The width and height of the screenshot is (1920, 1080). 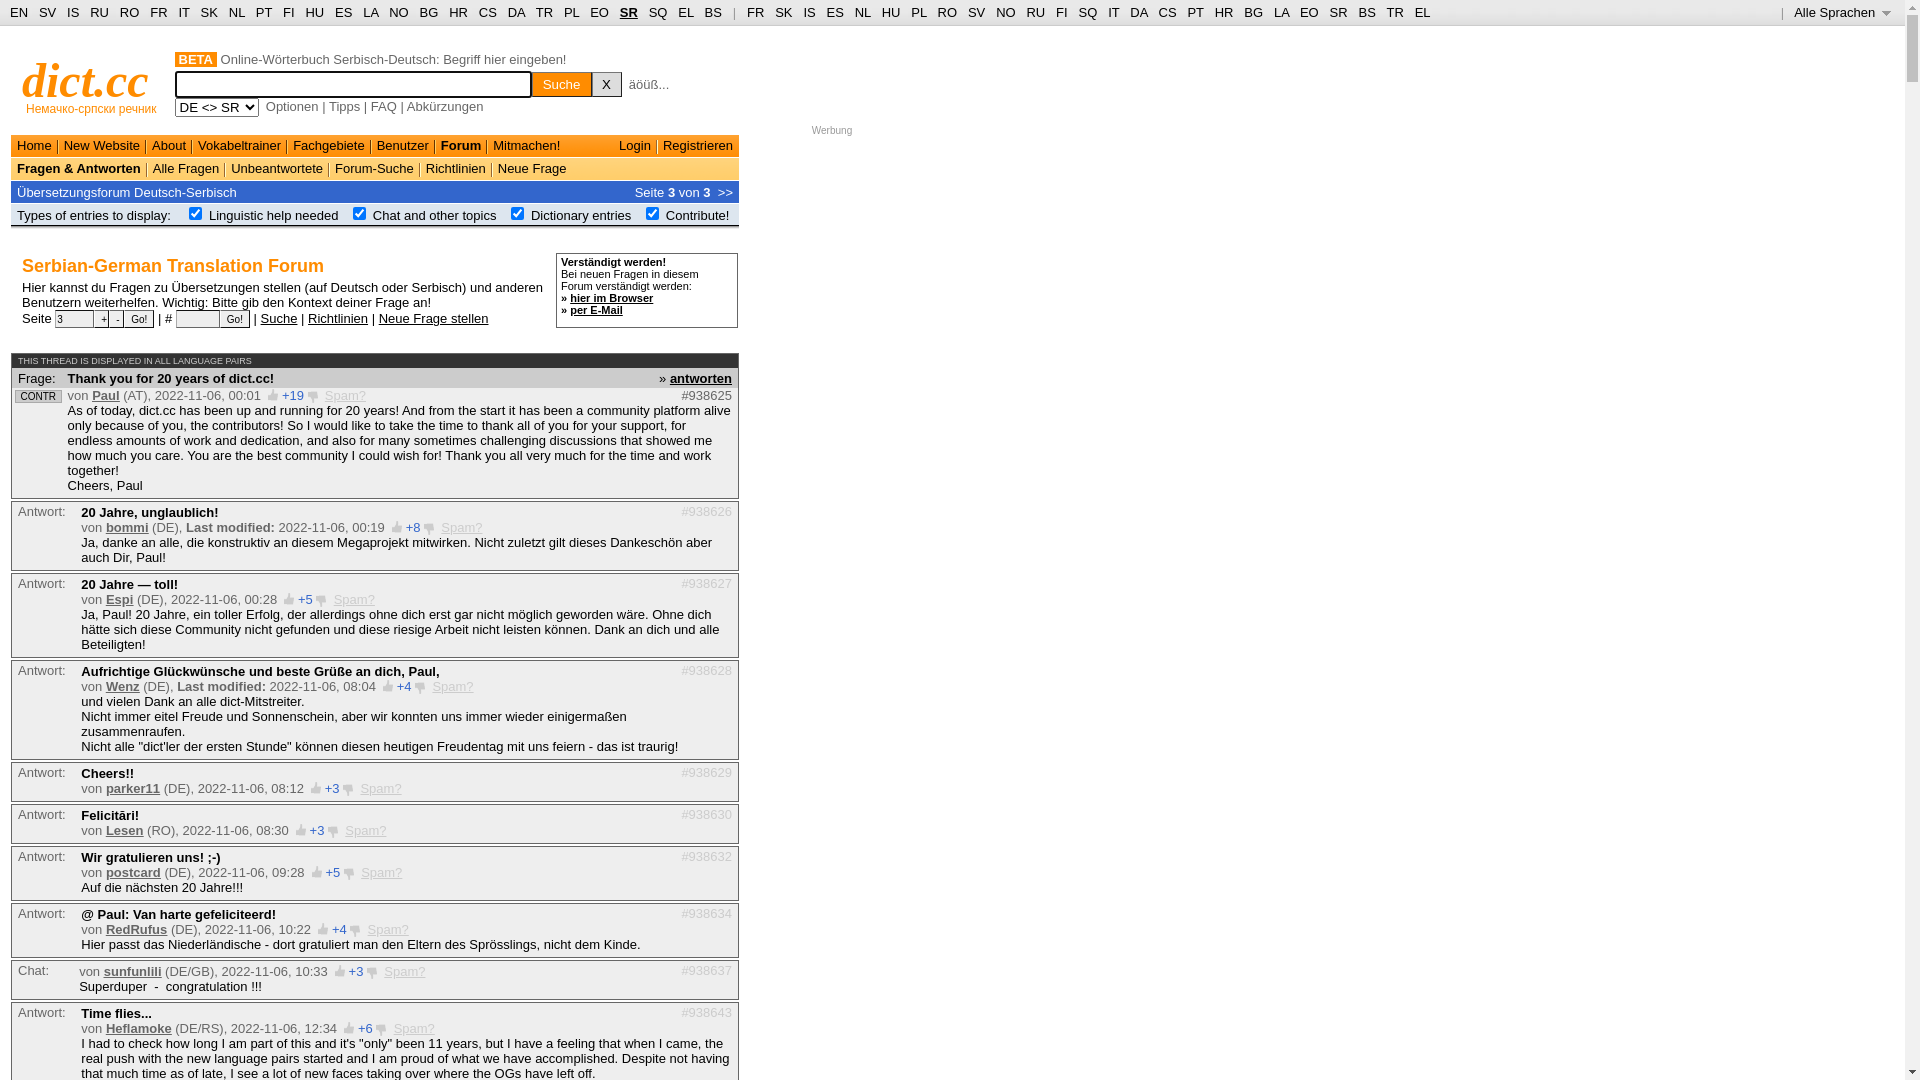 What do you see at coordinates (276, 167) in the screenshot?
I see `'Unbeantwortete'` at bounding box center [276, 167].